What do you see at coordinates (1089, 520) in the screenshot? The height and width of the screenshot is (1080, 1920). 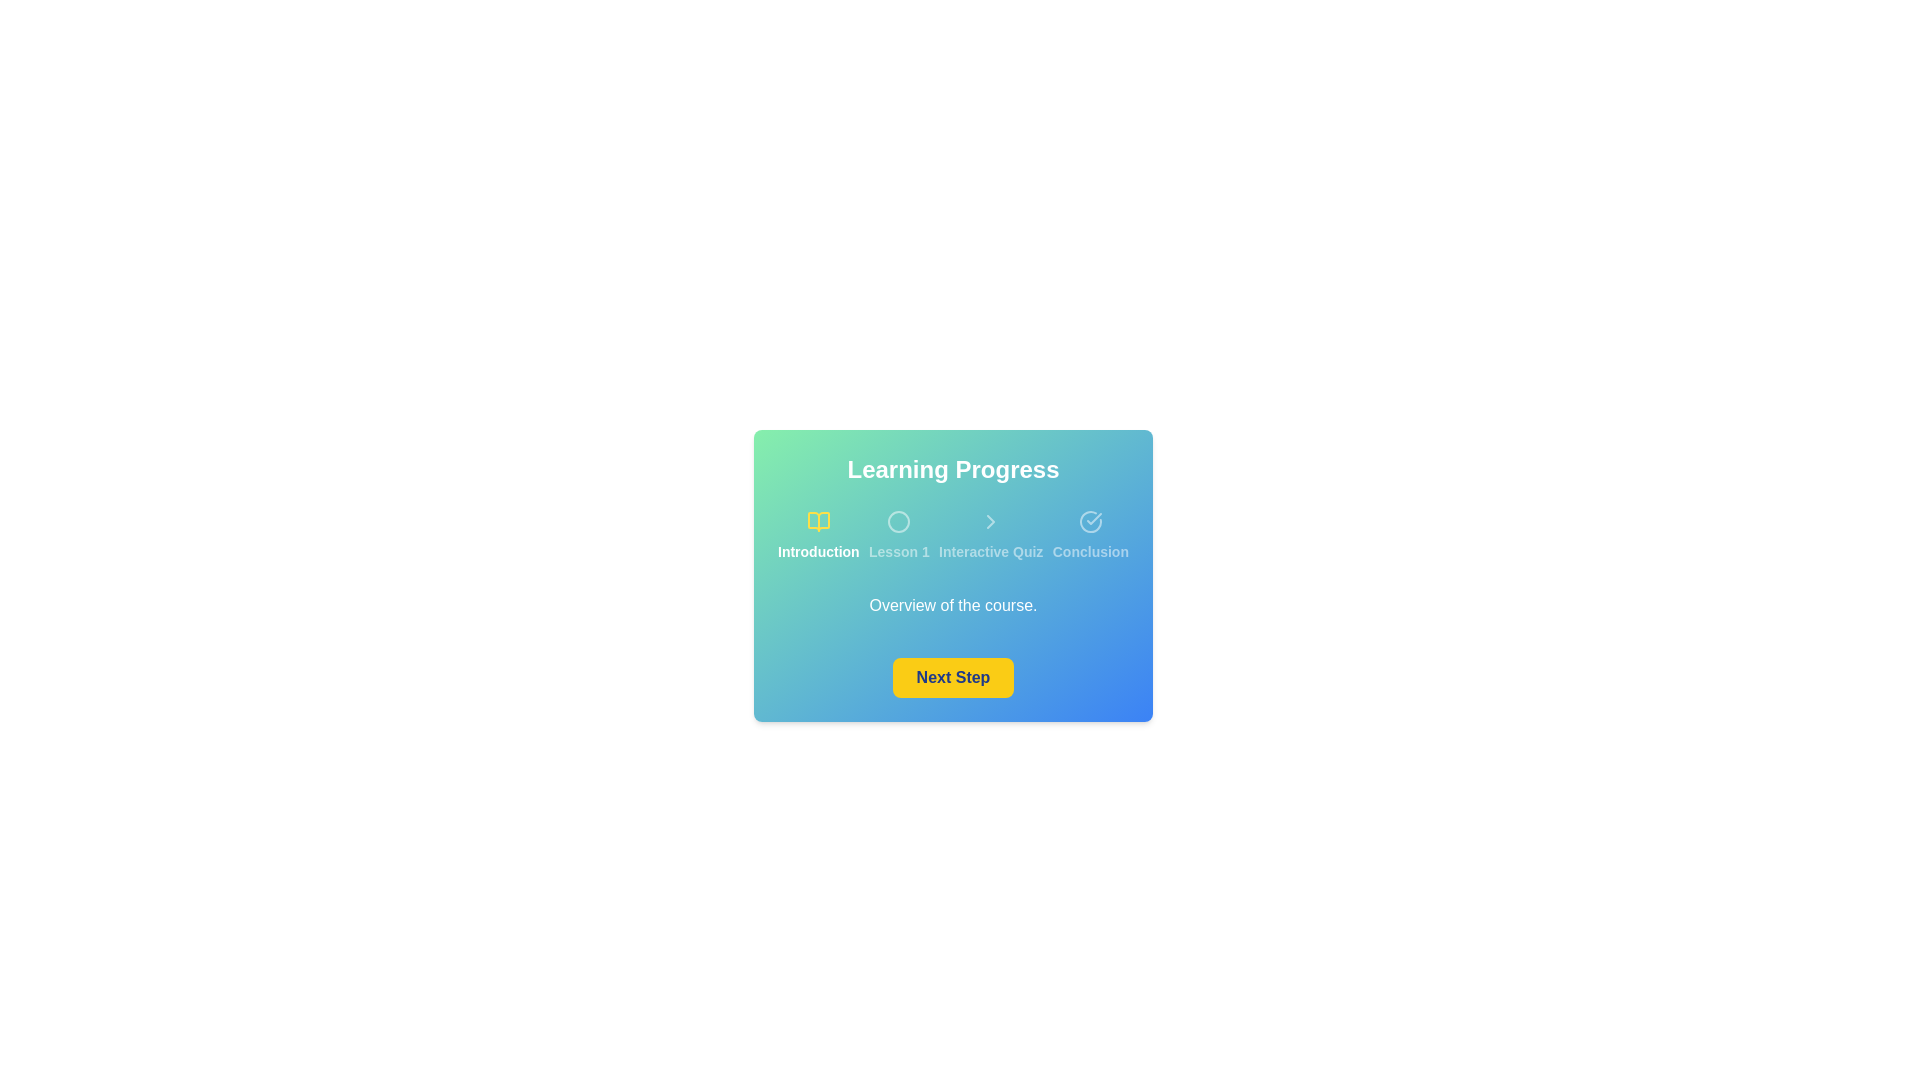 I see `the fourth milestone indicator, which is a circular checkmark icon styled with a thin stroke and displayed in white color, located at the top-right segment of the summary card above the label 'Conclusion'` at bounding box center [1089, 520].